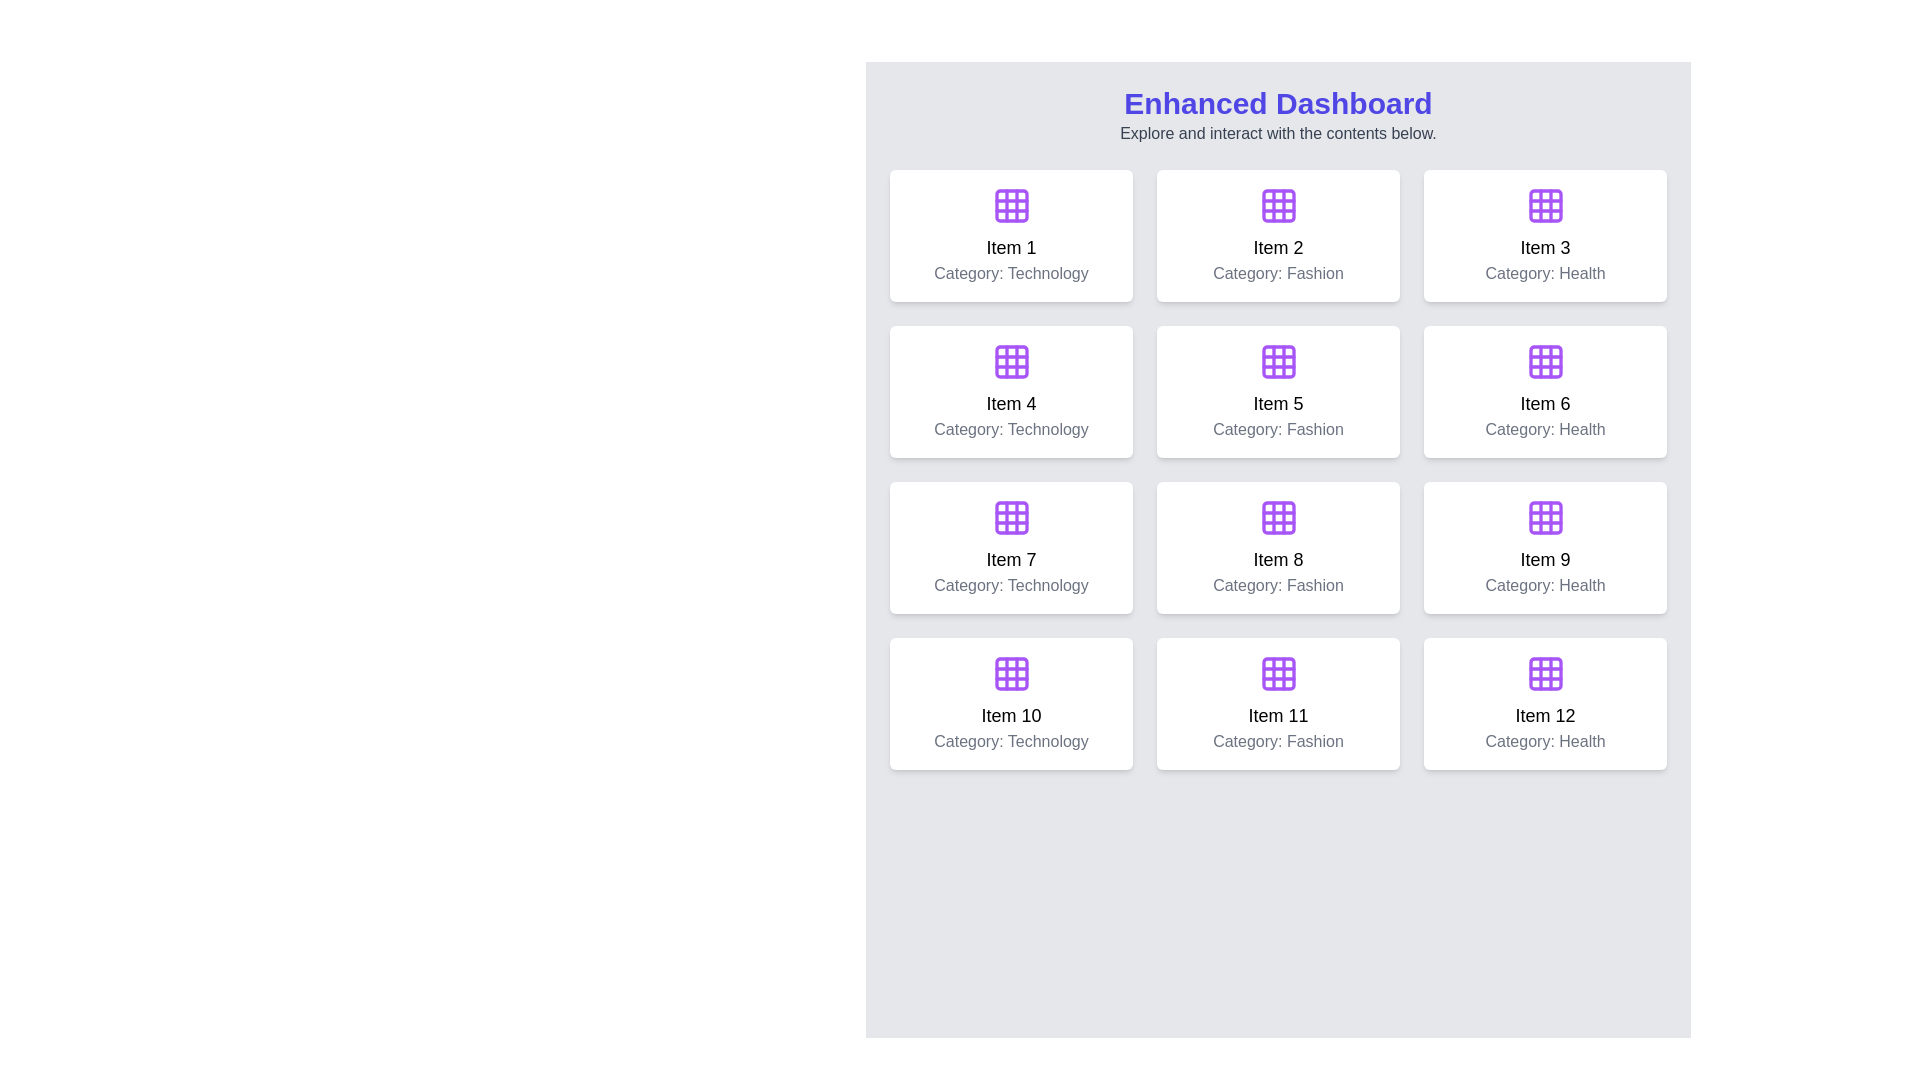  Describe the element at coordinates (1011, 516) in the screenshot. I see `the icon representing 'Item 7' located on the white card titled 'Item 7' with the subtext 'Category: Technology', positioned in the third row and first column of the grid layout` at that location.